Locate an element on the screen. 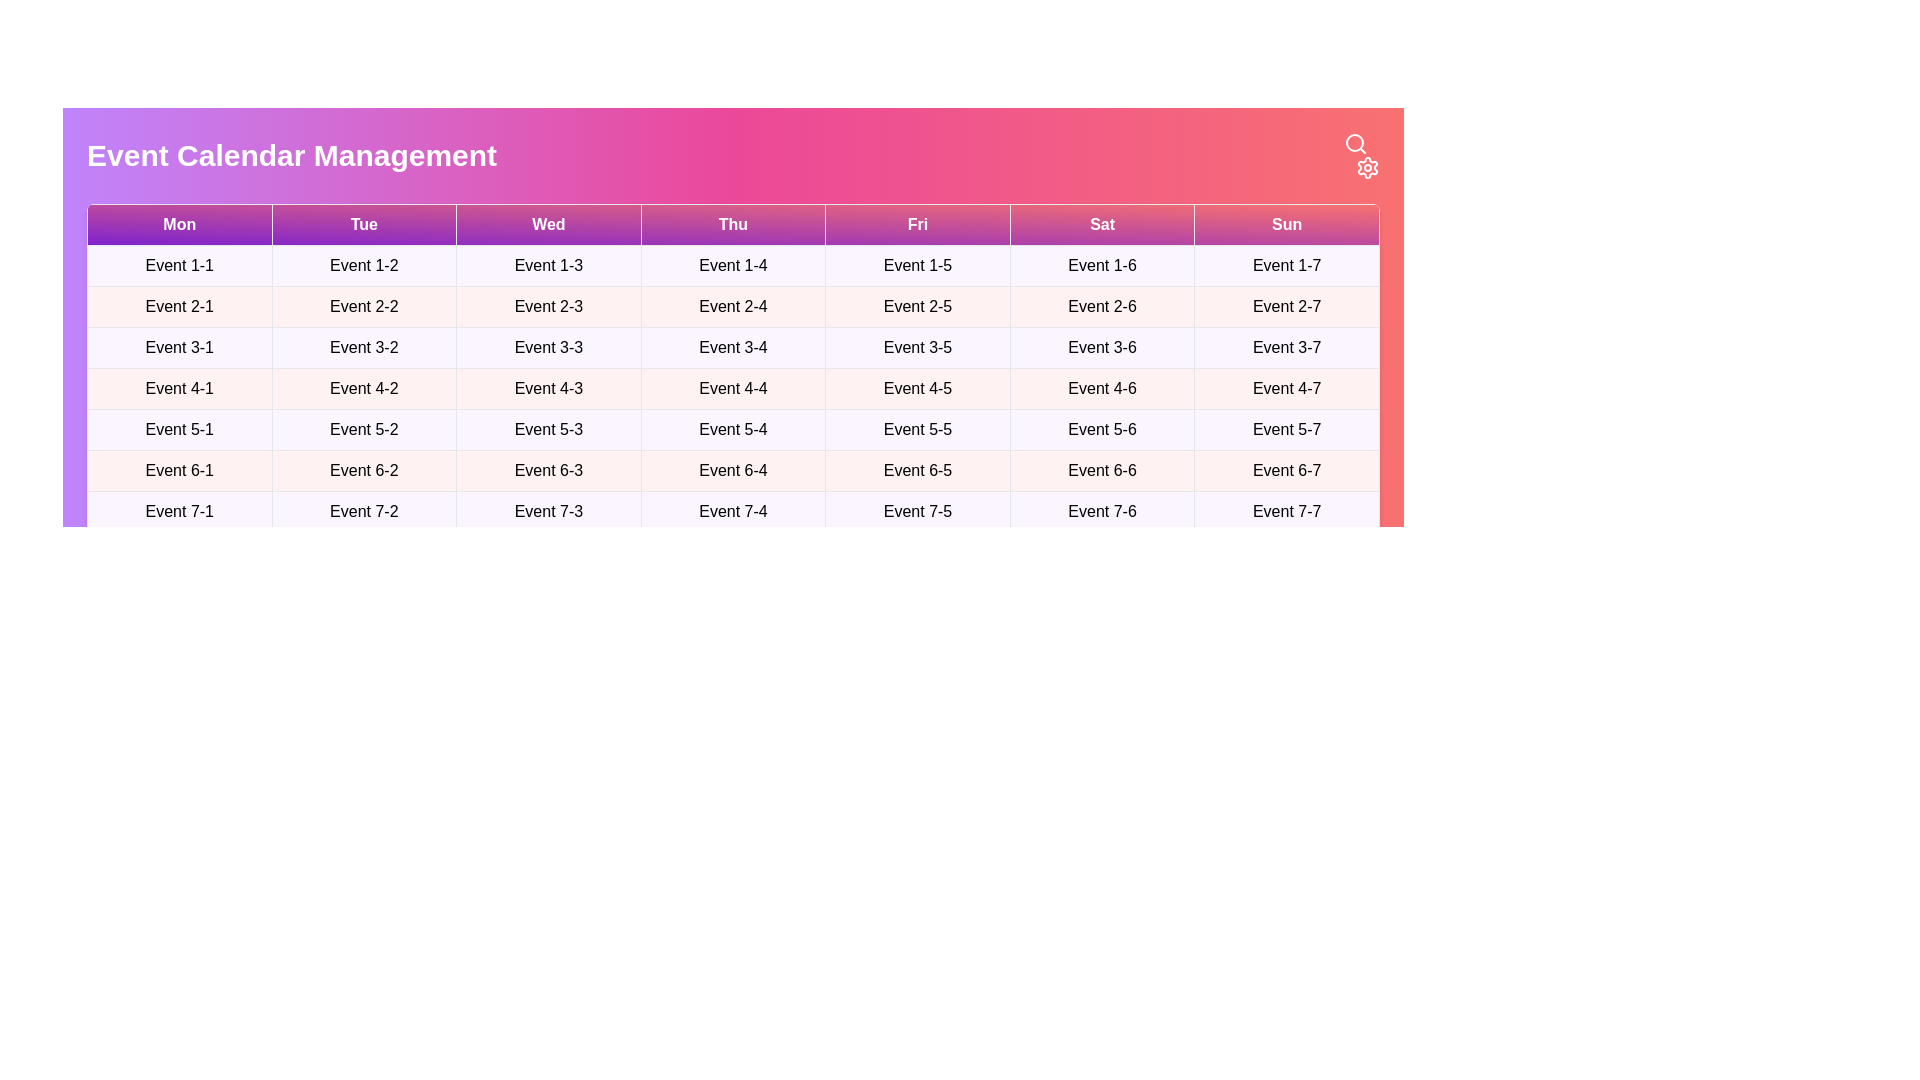 Image resolution: width=1920 pixels, height=1080 pixels. the Search navigation icon is located at coordinates (1356, 142).